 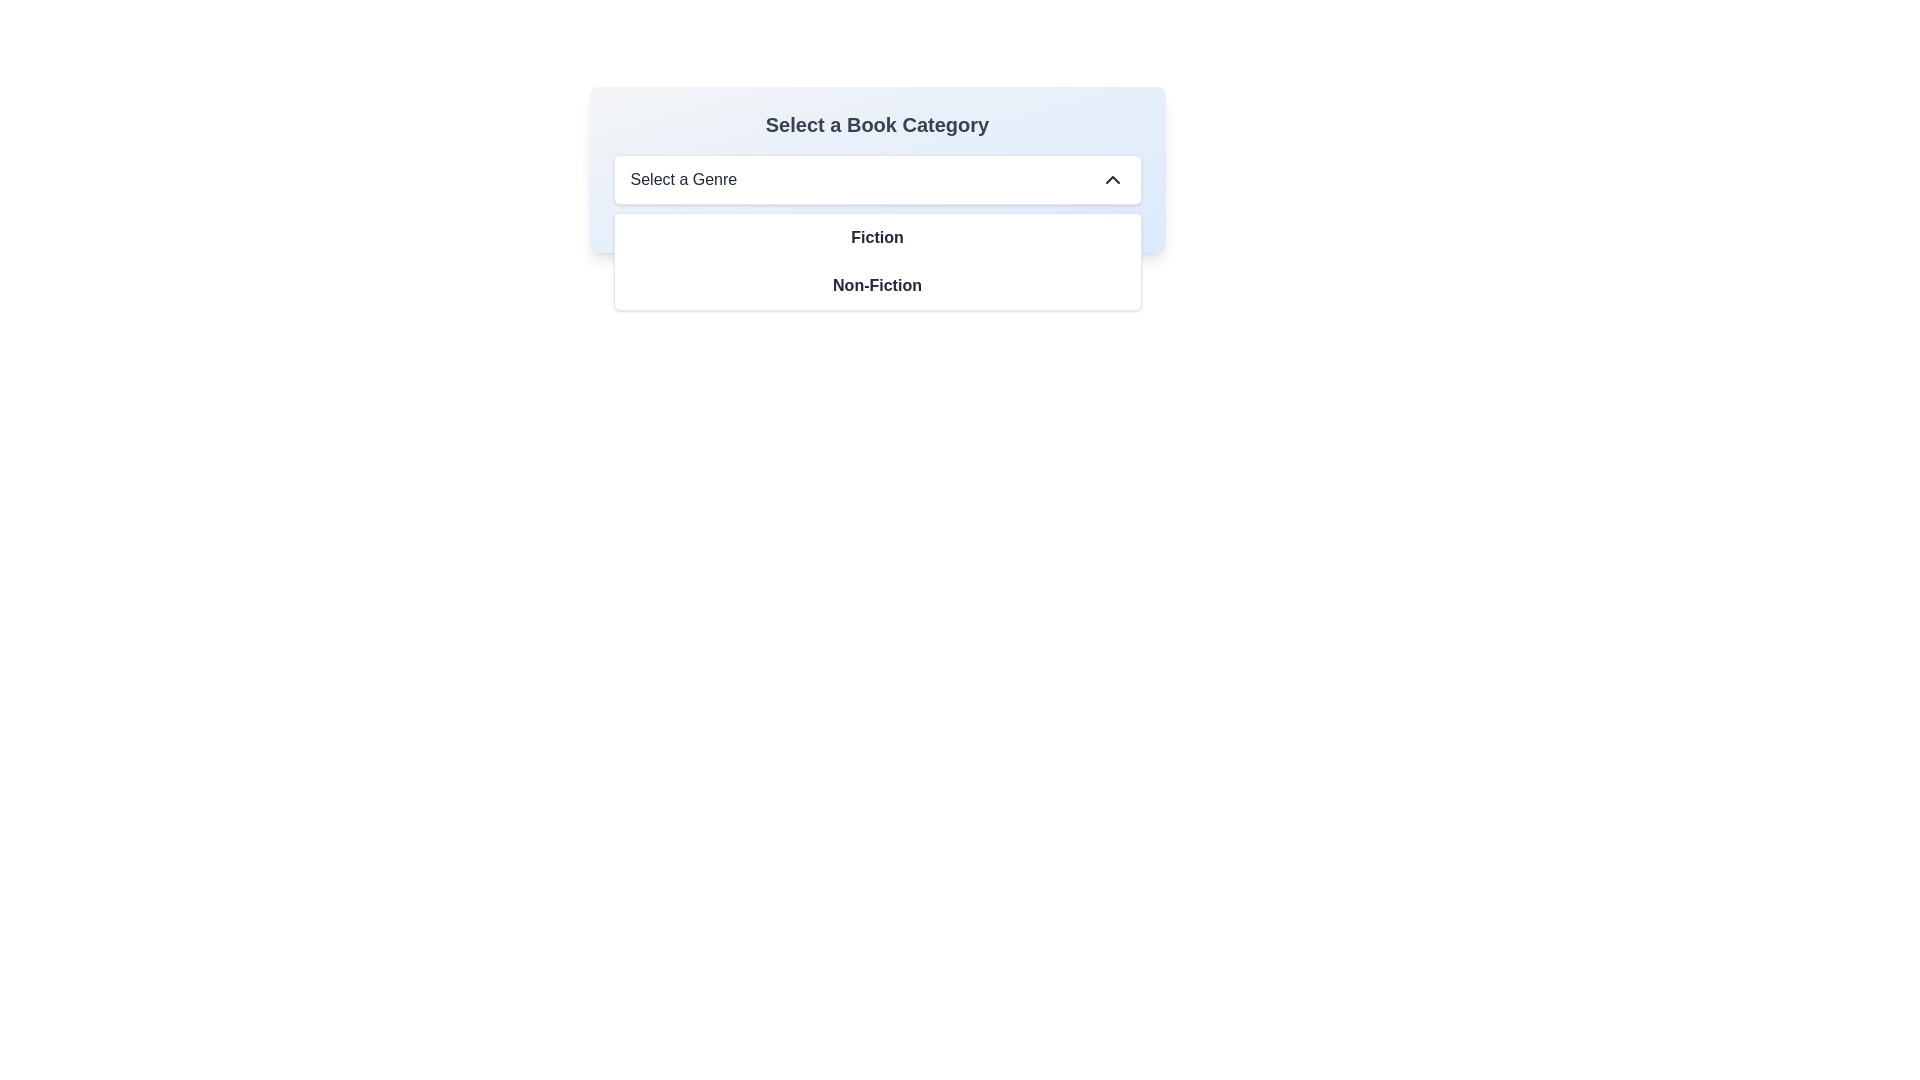 I want to click on the dropdown menu labeled 'Select a Genre', so click(x=877, y=180).